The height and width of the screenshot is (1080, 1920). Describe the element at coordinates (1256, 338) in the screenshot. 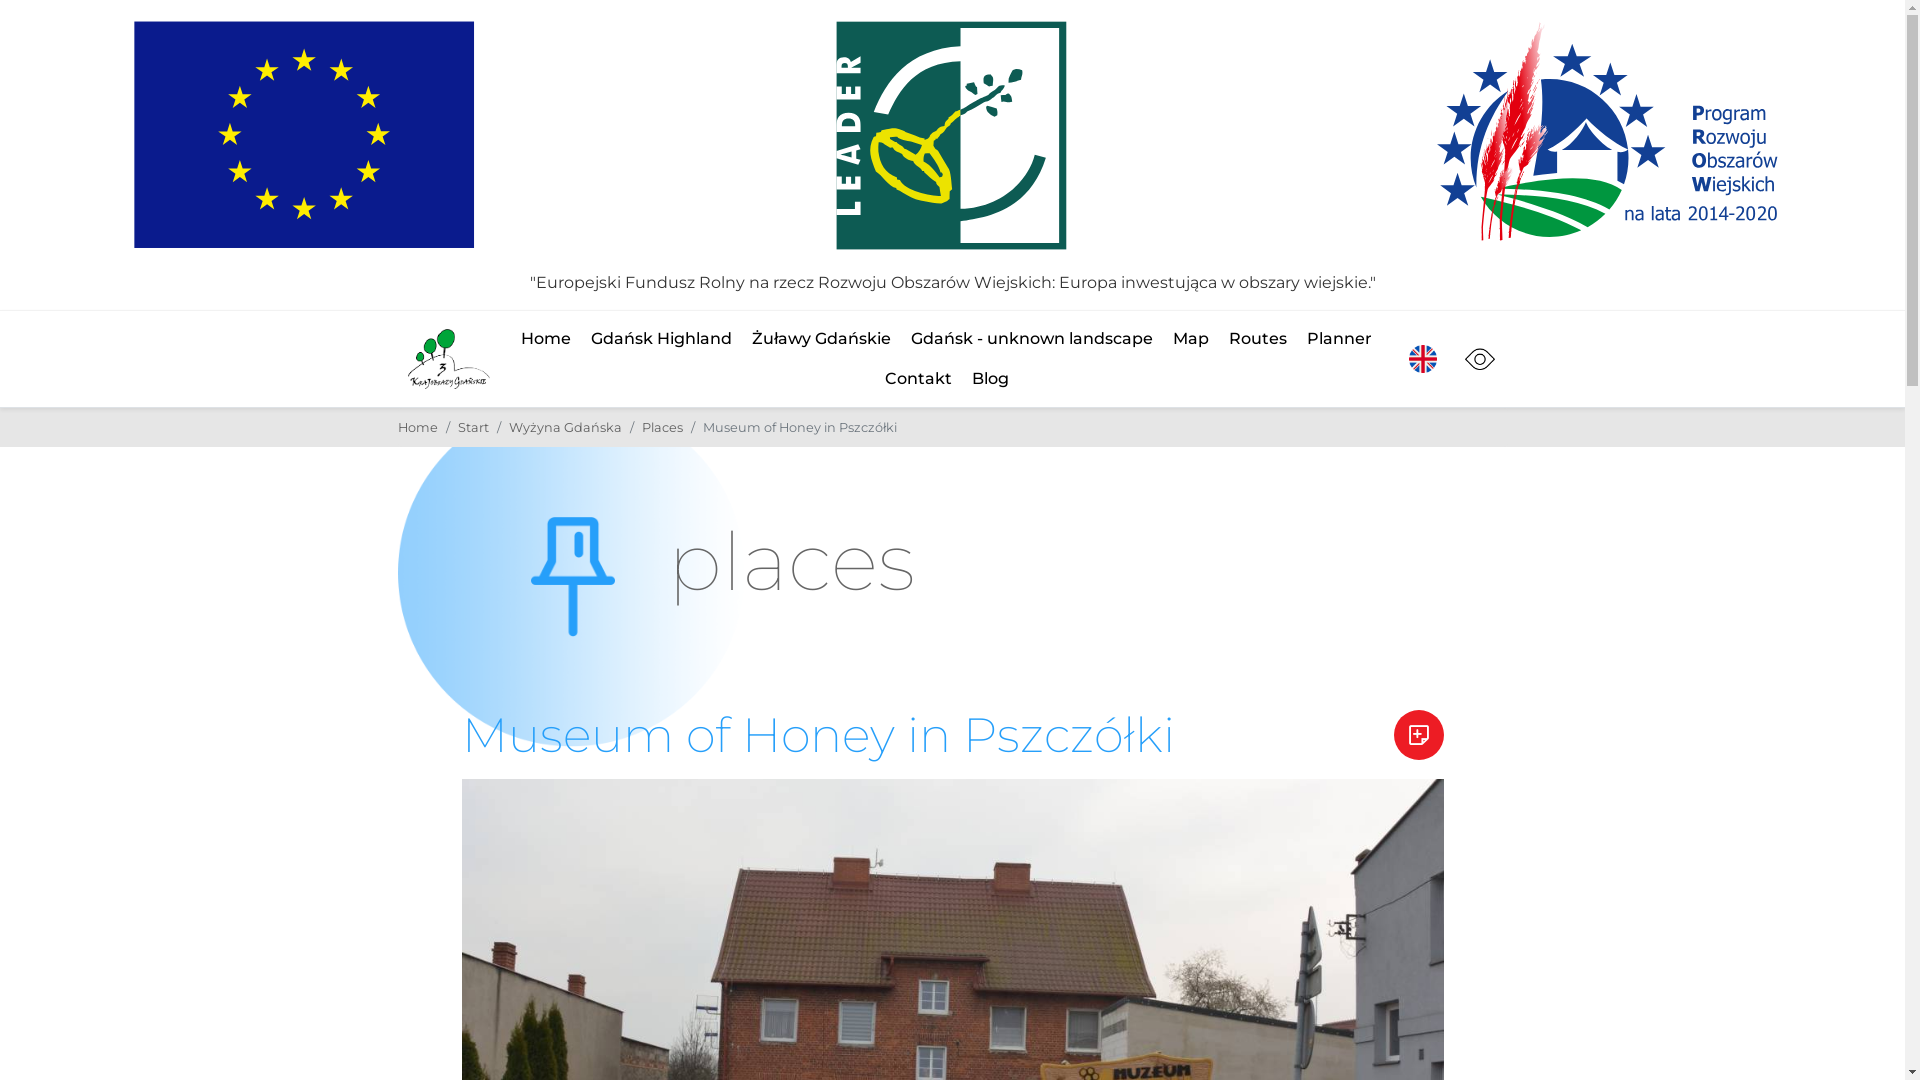

I see `'Routes'` at that location.